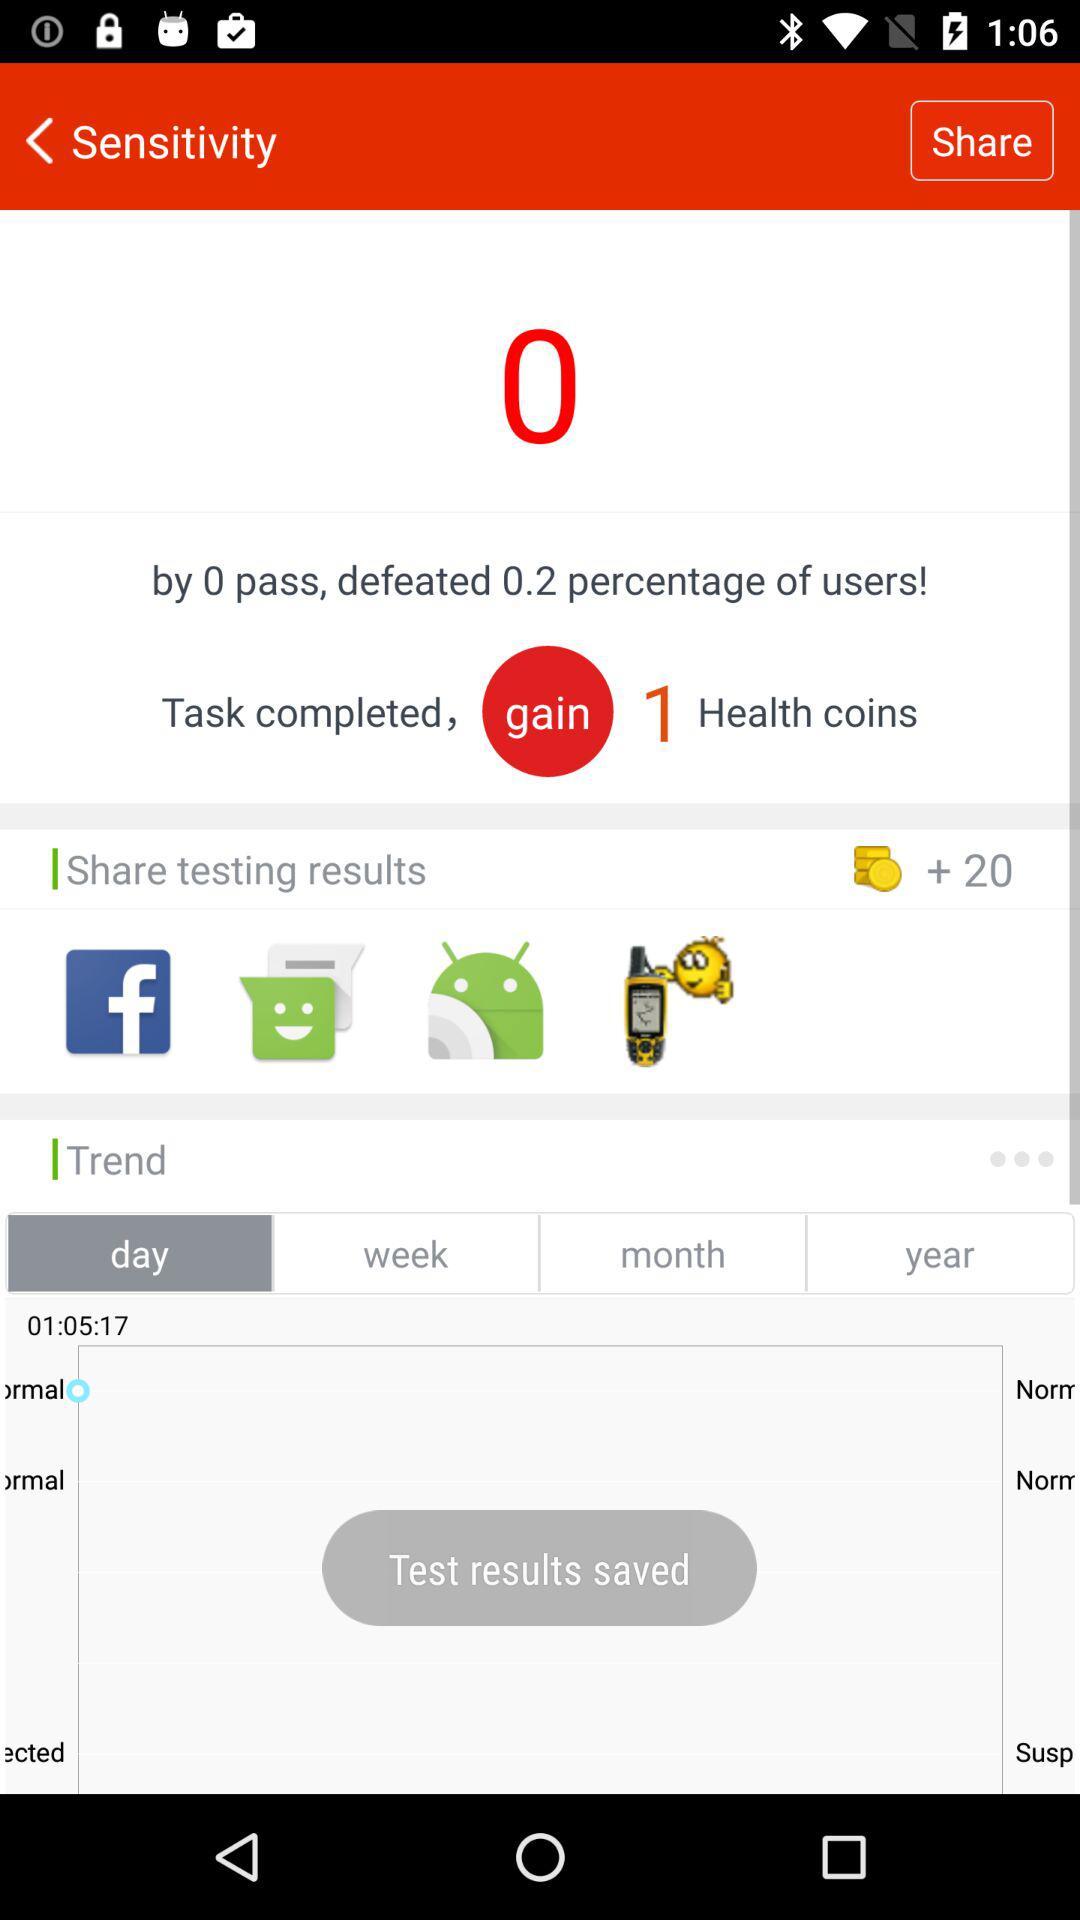 This screenshot has height=1920, width=1080. I want to click on choode the red color circle, so click(547, 711).